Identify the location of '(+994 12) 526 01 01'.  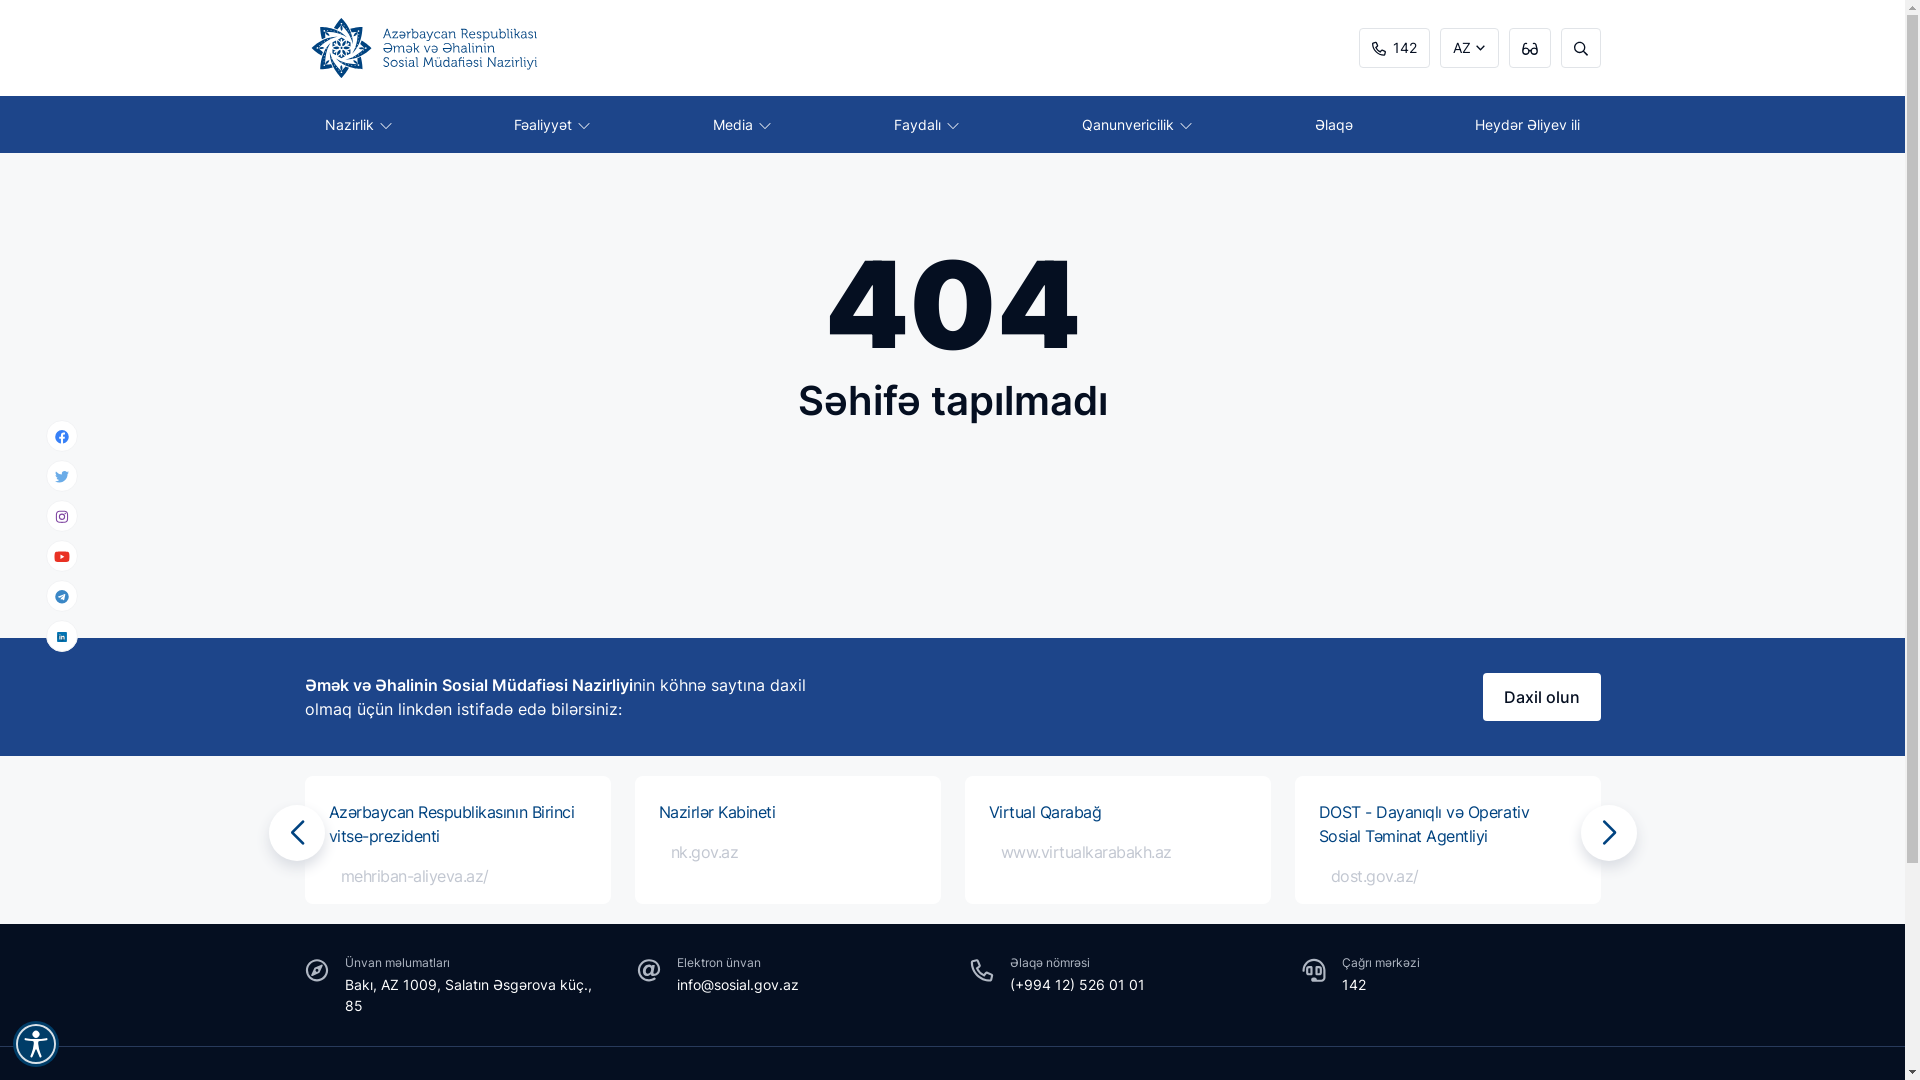
(1076, 983).